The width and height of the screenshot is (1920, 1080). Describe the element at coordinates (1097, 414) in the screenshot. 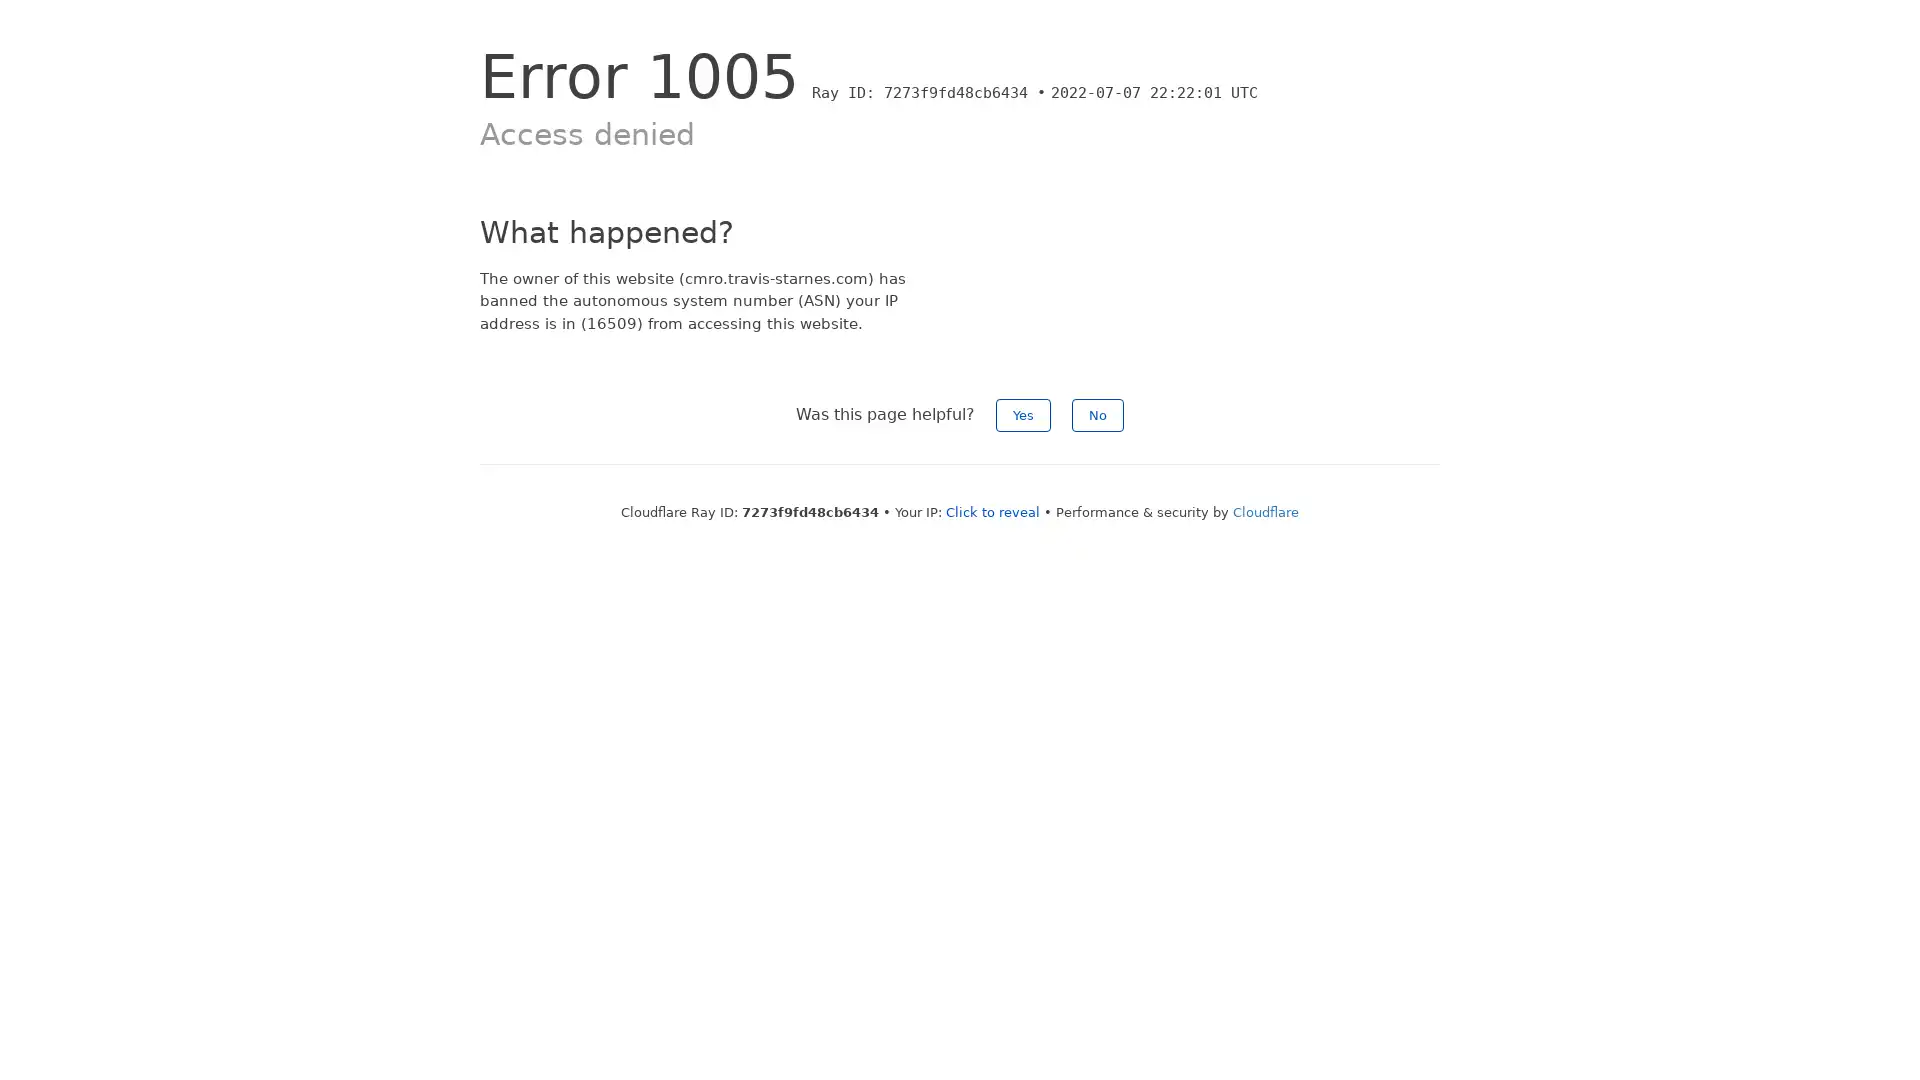

I see `No` at that location.